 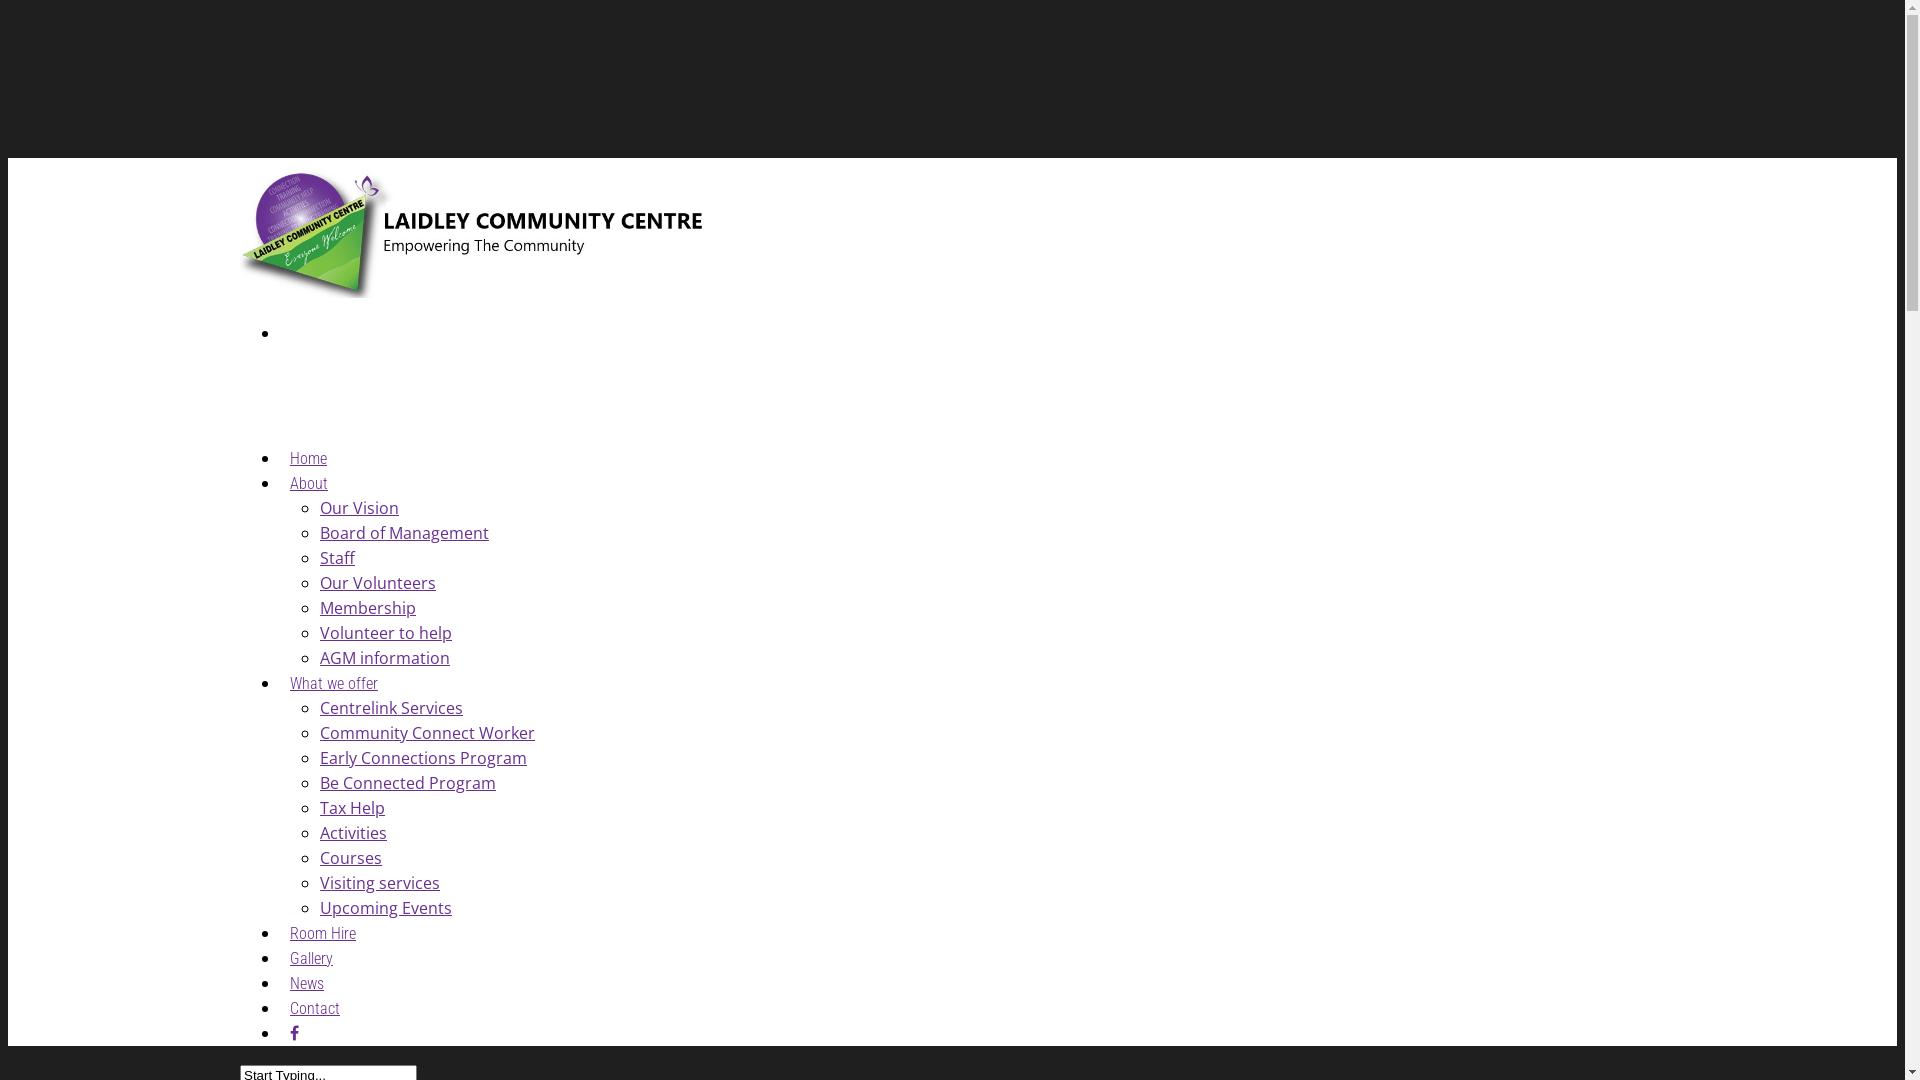 I want to click on 'Centrelink Services', so click(x=391, y=707).